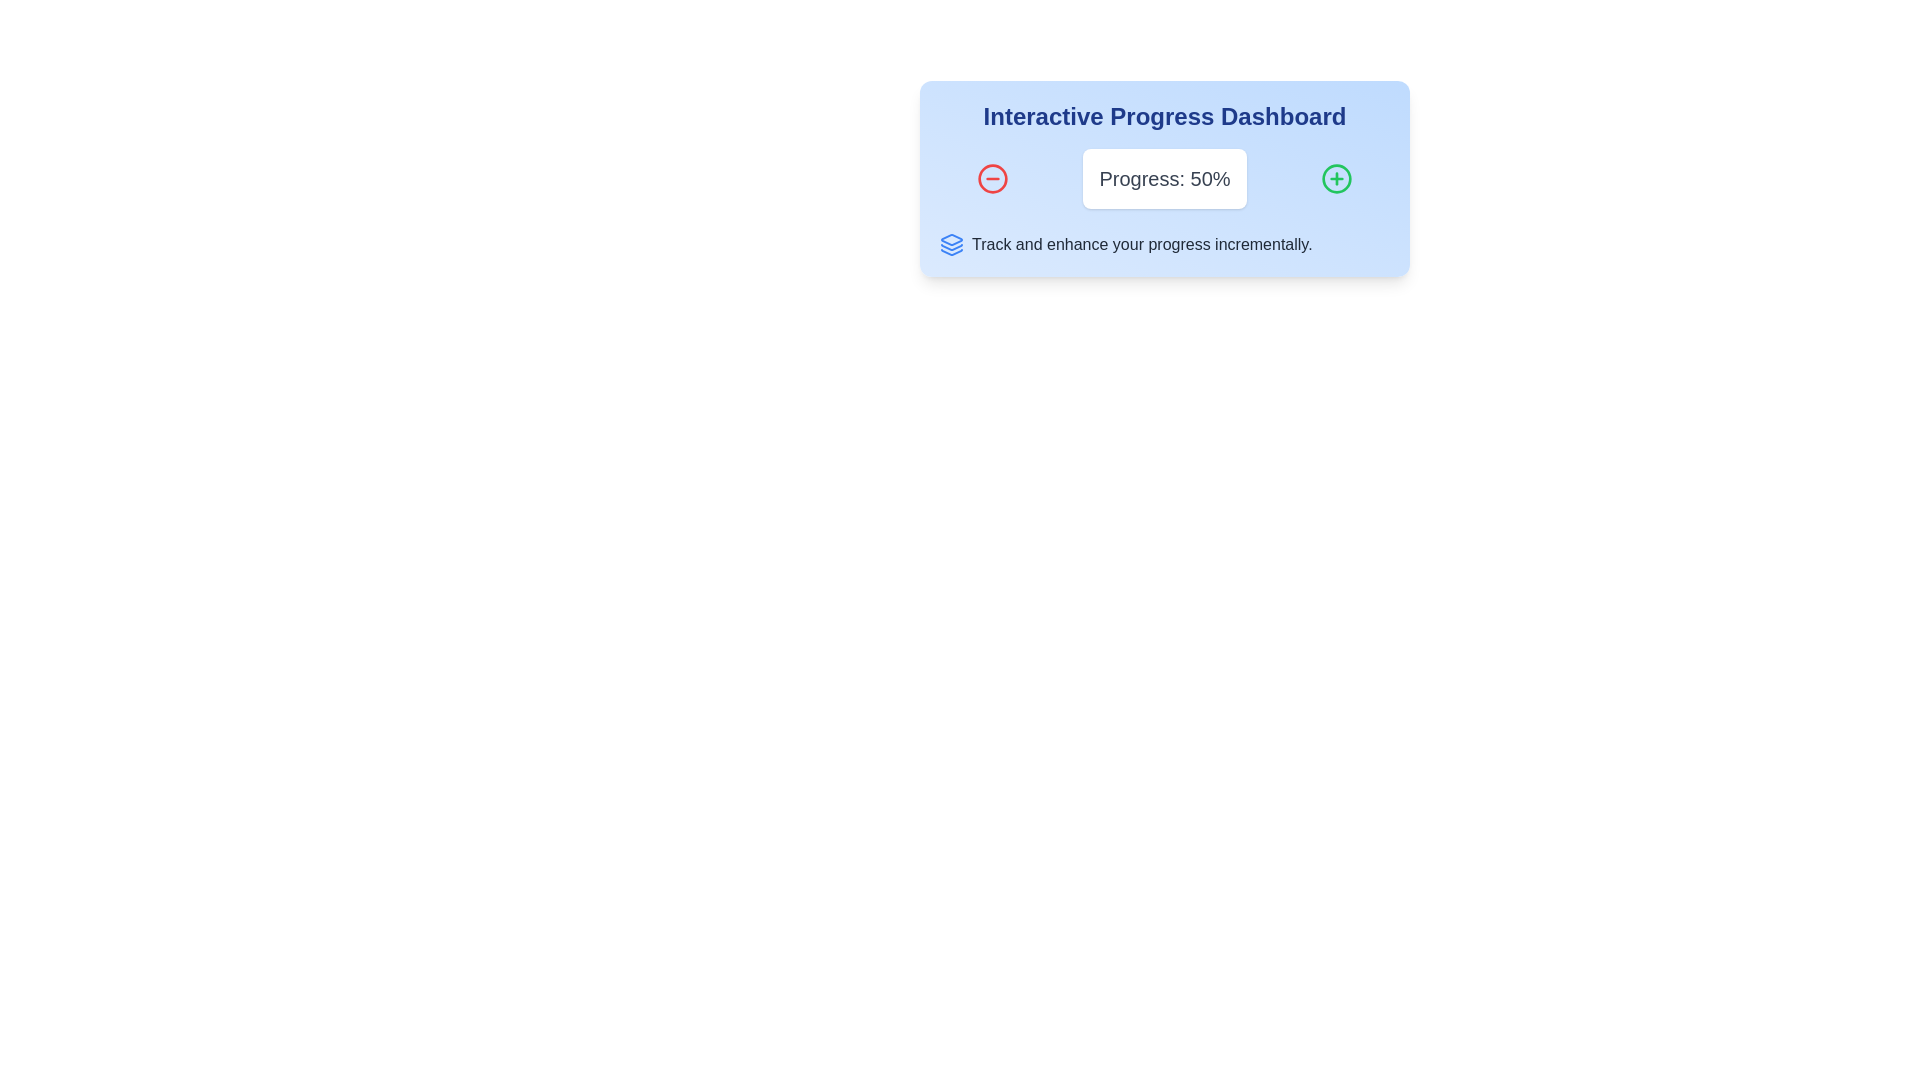 The width and height of the screenshot is (1920, 1080). Describe the element at coordinates (950, 244) in the screenshot. I see `the blue layered sheets icon located to the left of the text 'Track and enhance your progress incrementally'` at that location.